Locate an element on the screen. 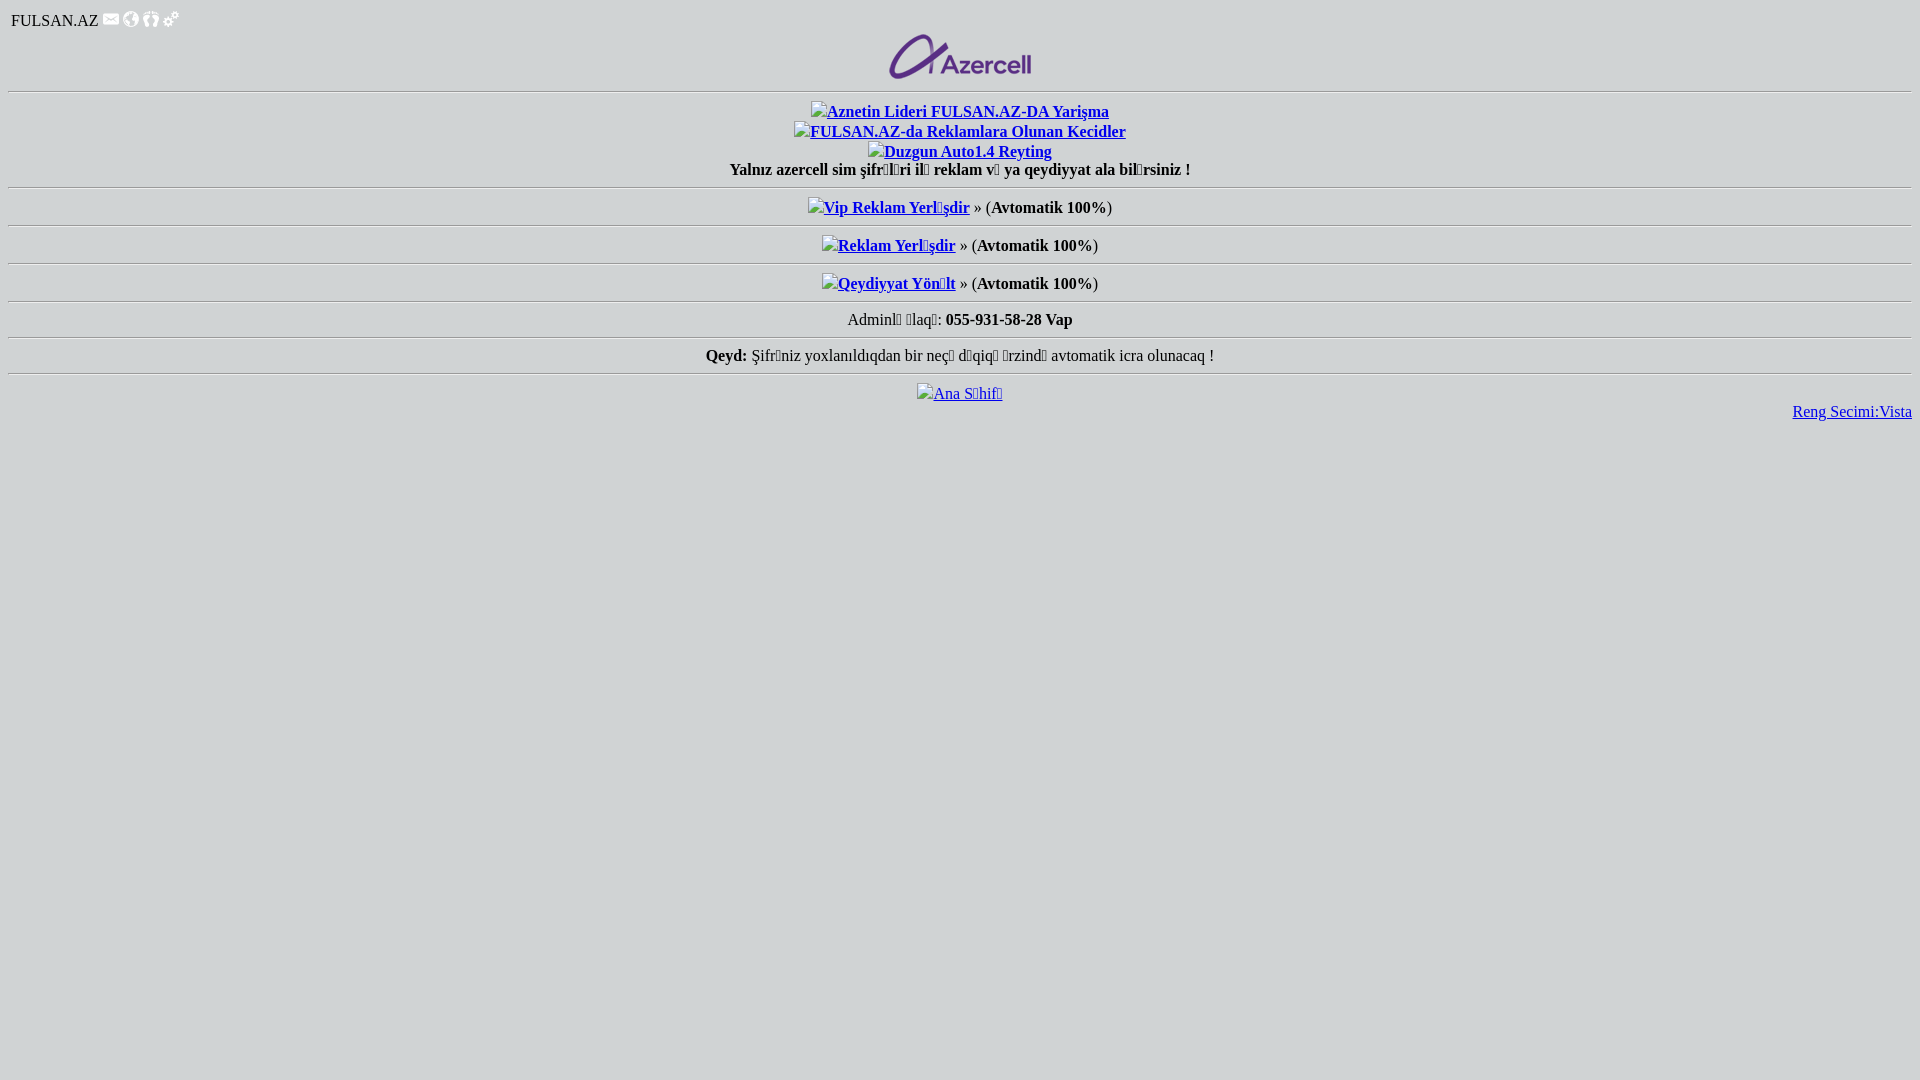 This screenshot has width=1920, height=1080. 'Qonaqlar' is located at coordinates (149, 21).